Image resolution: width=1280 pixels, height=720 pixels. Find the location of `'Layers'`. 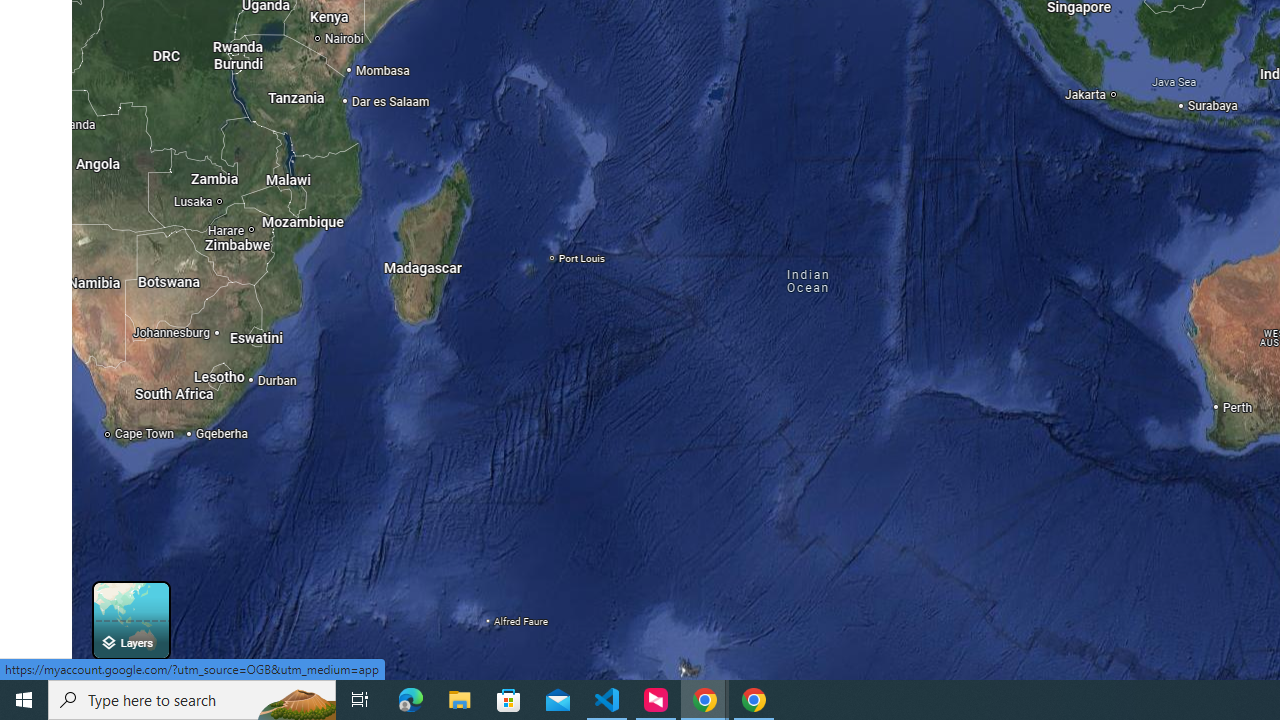

'Layers' is located at coordinates (130, 619).